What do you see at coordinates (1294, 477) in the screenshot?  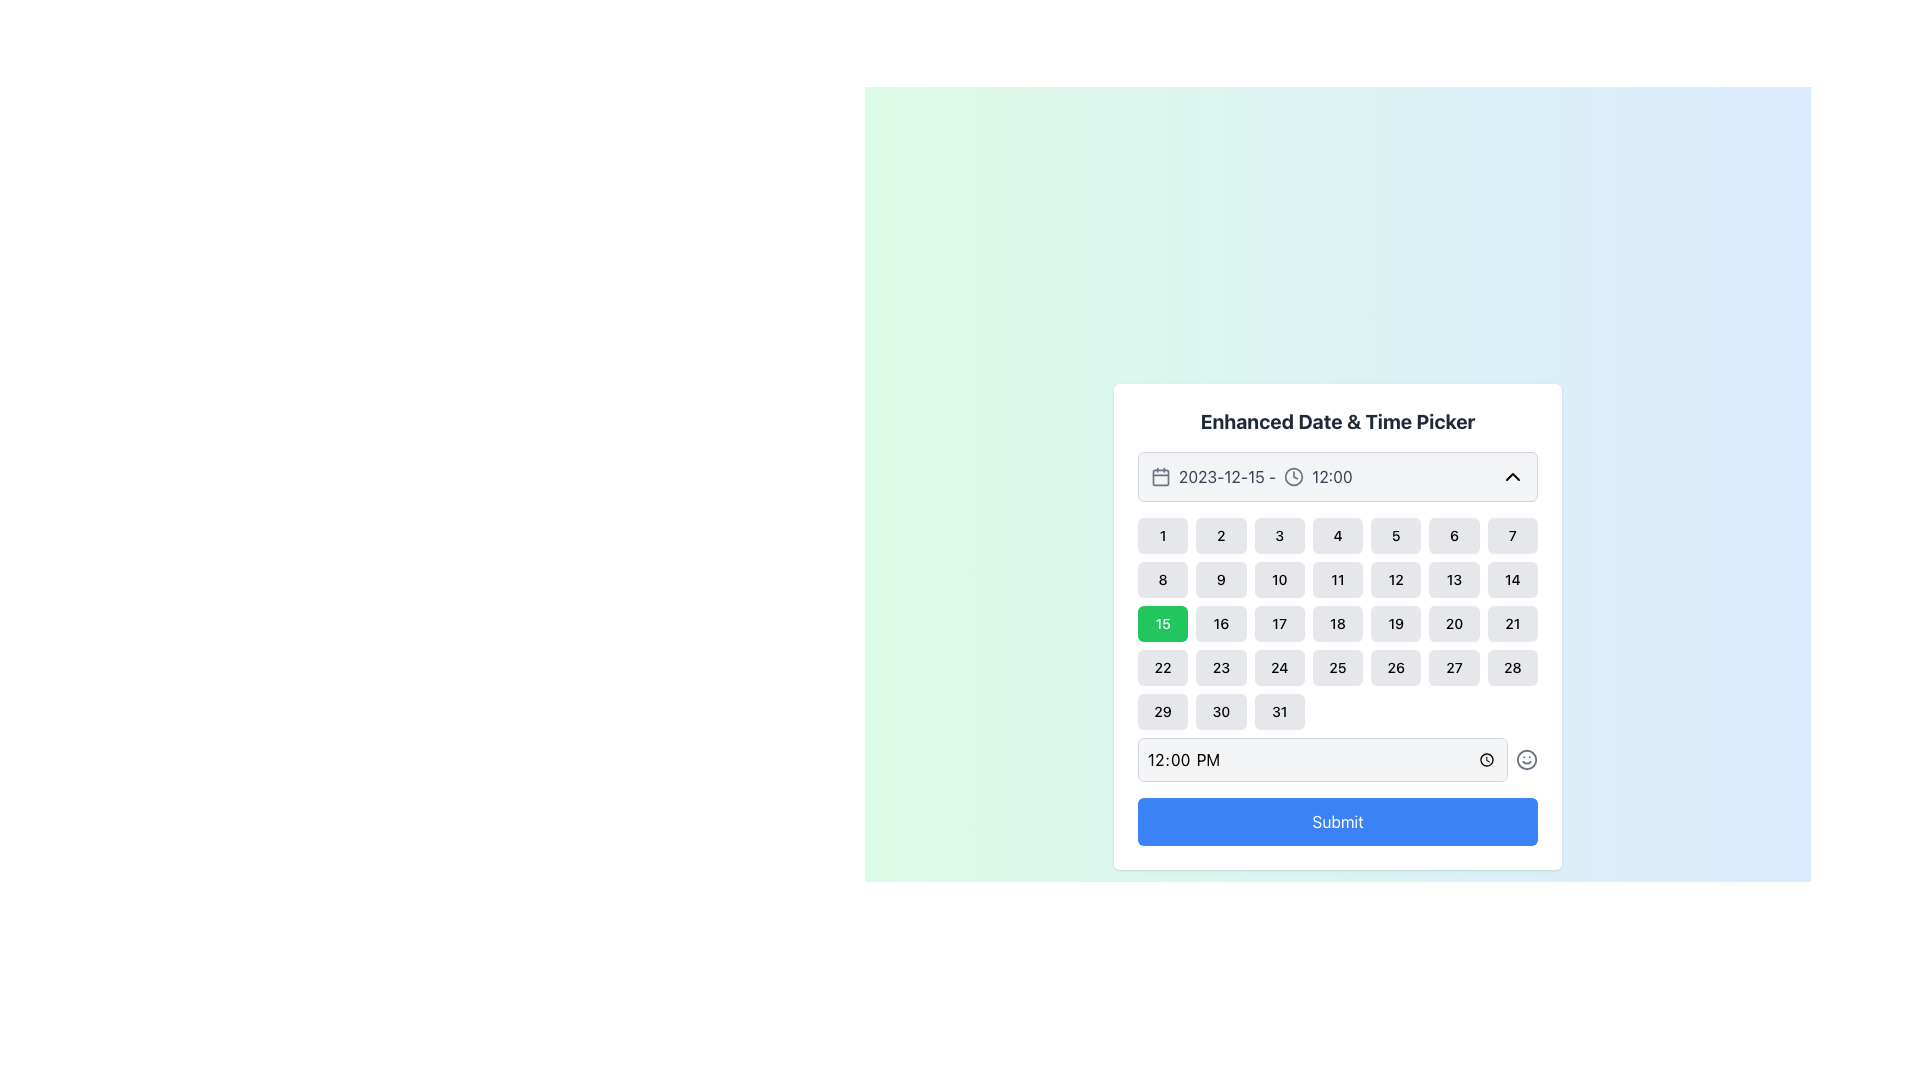 I see `the clock icon located in the top bar of the calendar interface, positioned to the right of the date string '2023-12-15'` at bounding box center [1294, 477].